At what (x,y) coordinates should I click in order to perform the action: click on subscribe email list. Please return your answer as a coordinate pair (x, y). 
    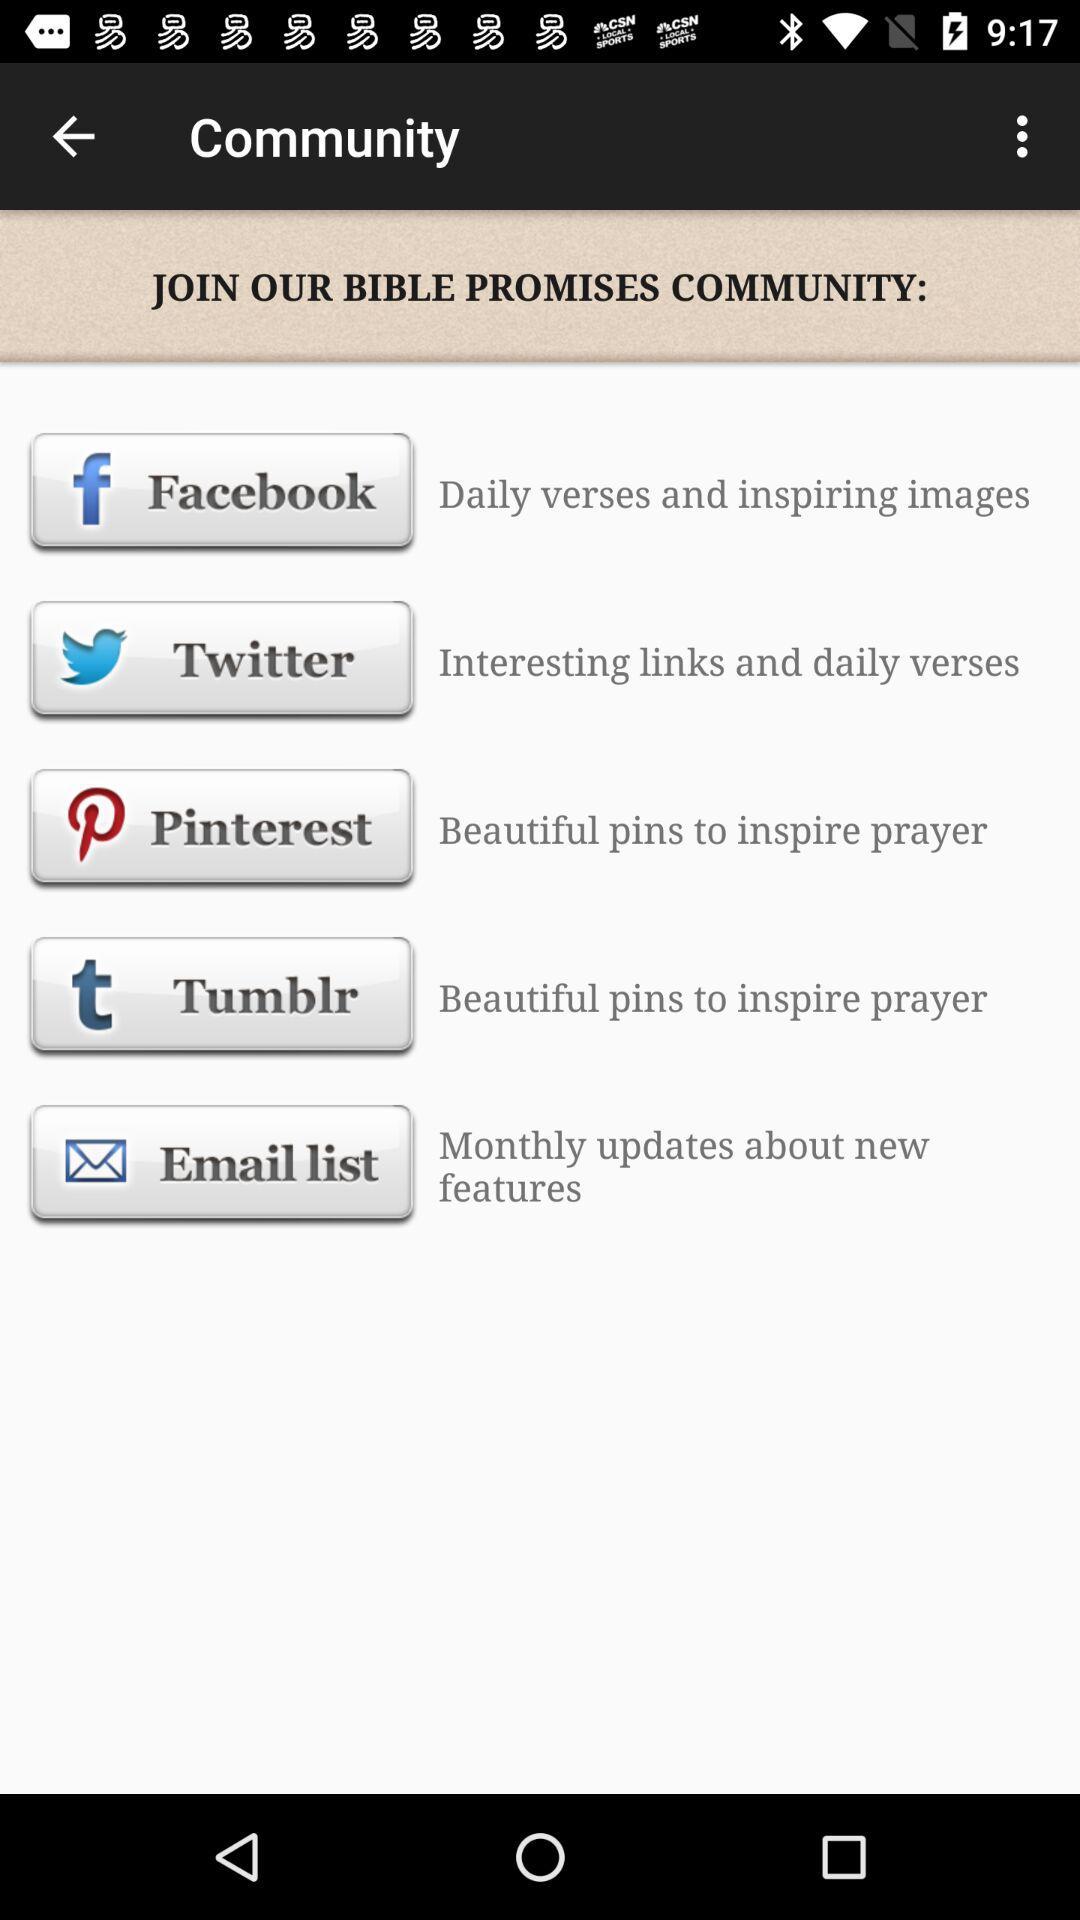
    Looking at the image, I should click on (222, 1165).